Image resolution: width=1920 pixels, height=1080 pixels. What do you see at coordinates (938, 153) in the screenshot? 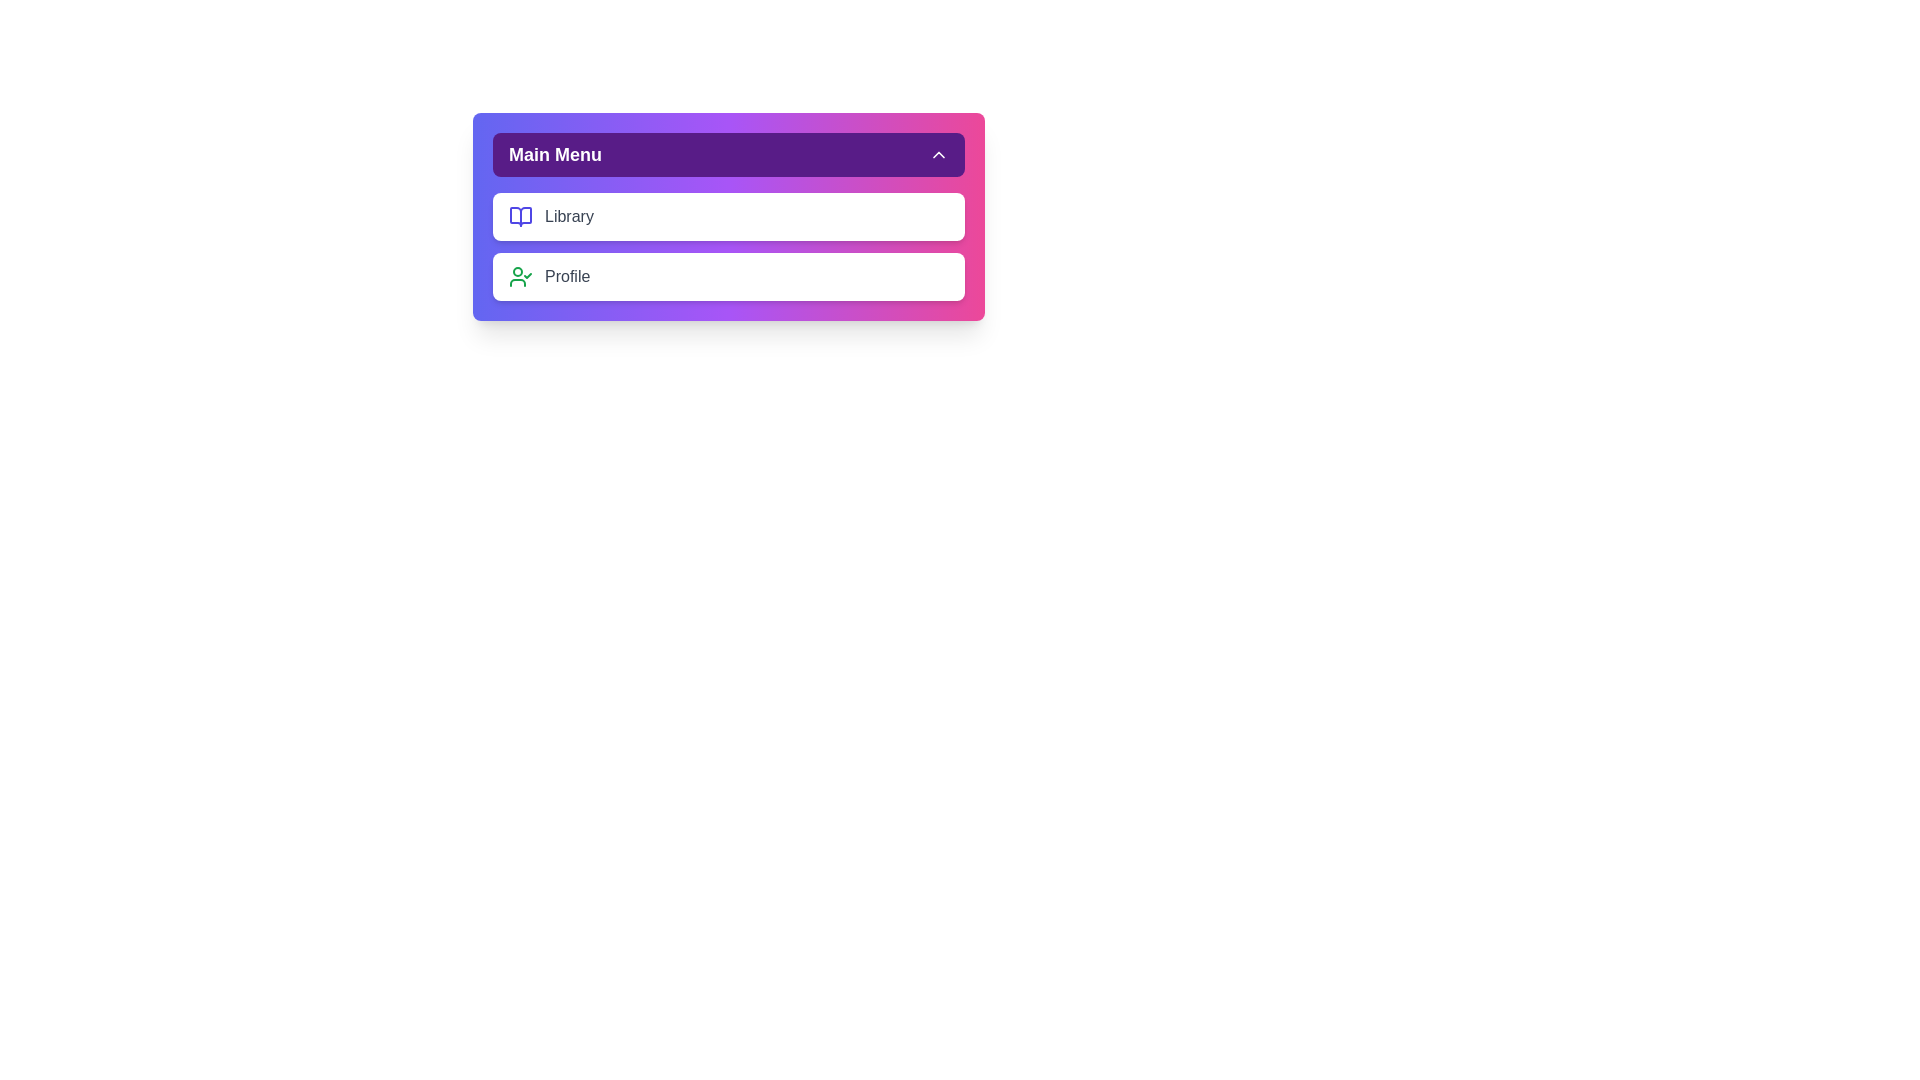
I see `the Chevron Upwards icon located at the far right end of the purple bar, just after the text 'Main Menu', to interact with the menu toggle` at bounding box center [938, 153].